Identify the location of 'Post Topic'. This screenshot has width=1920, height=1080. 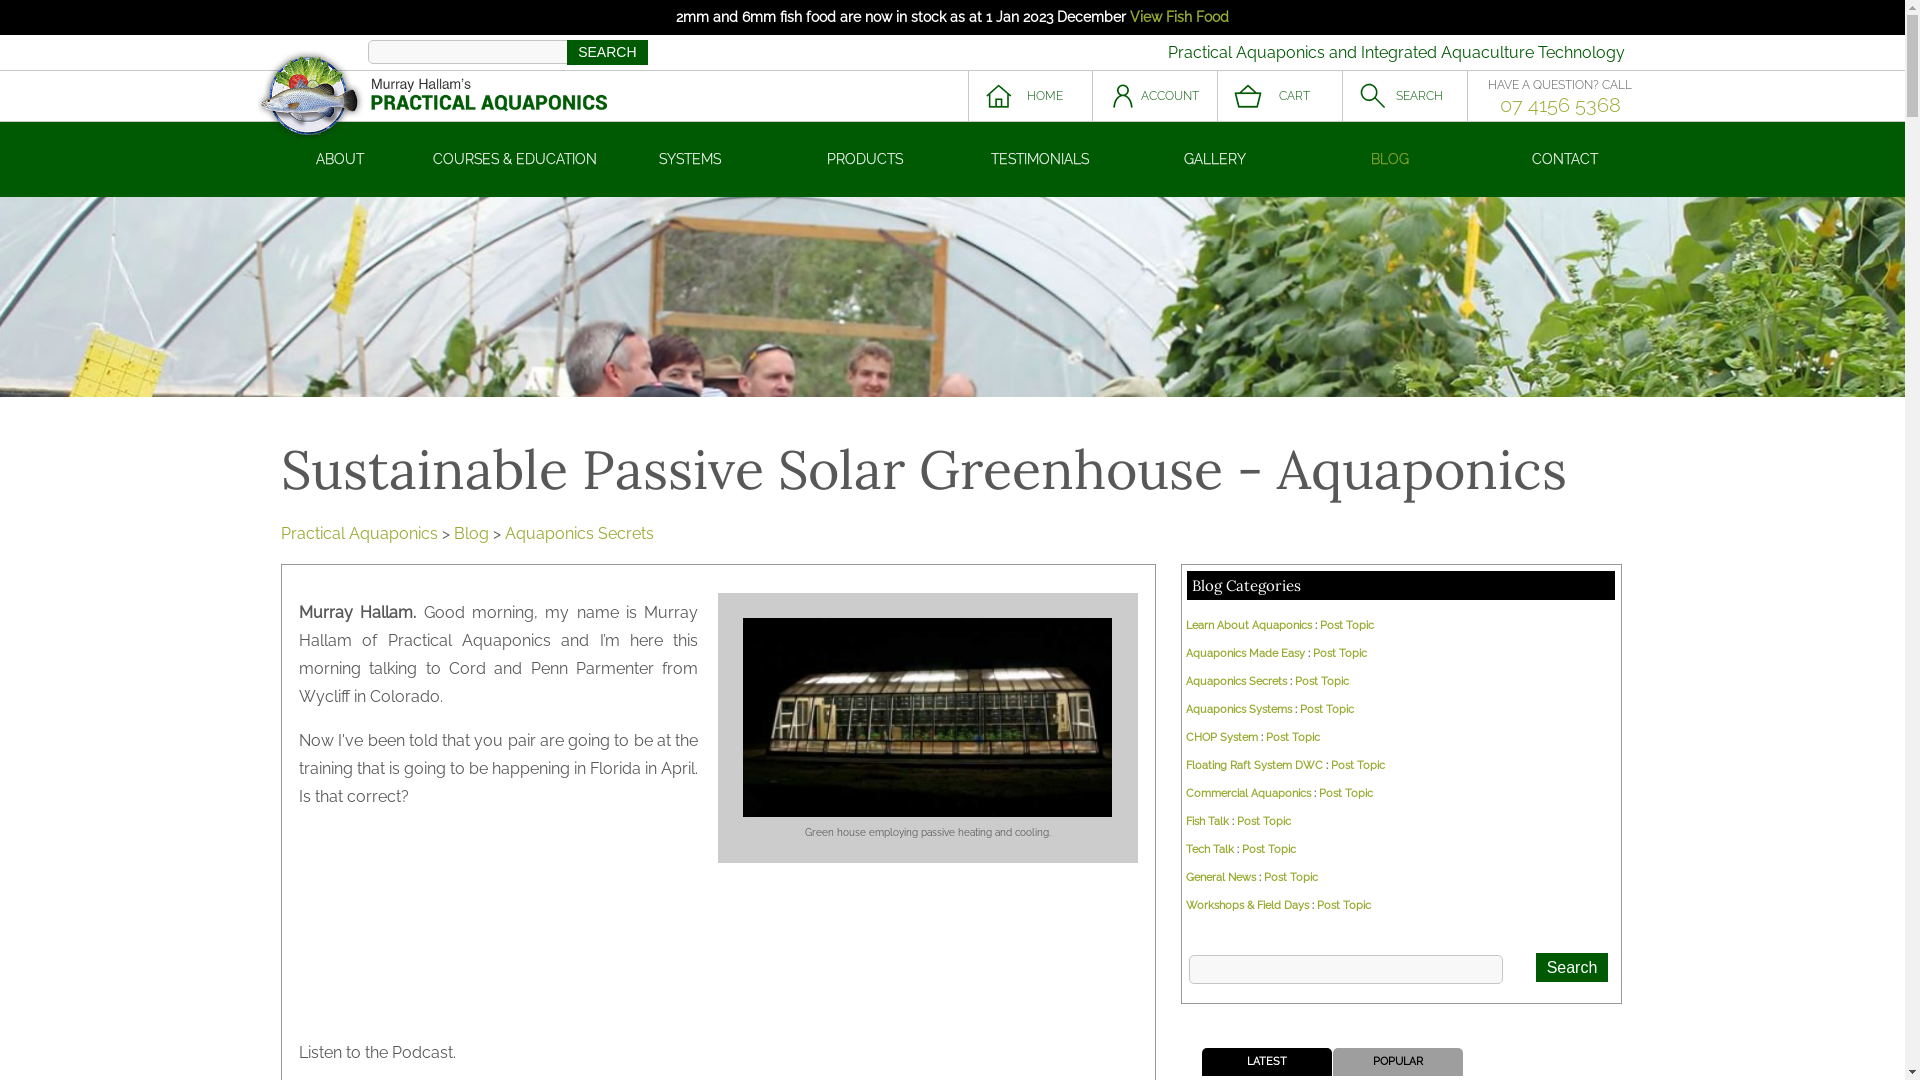
(1339, 653).